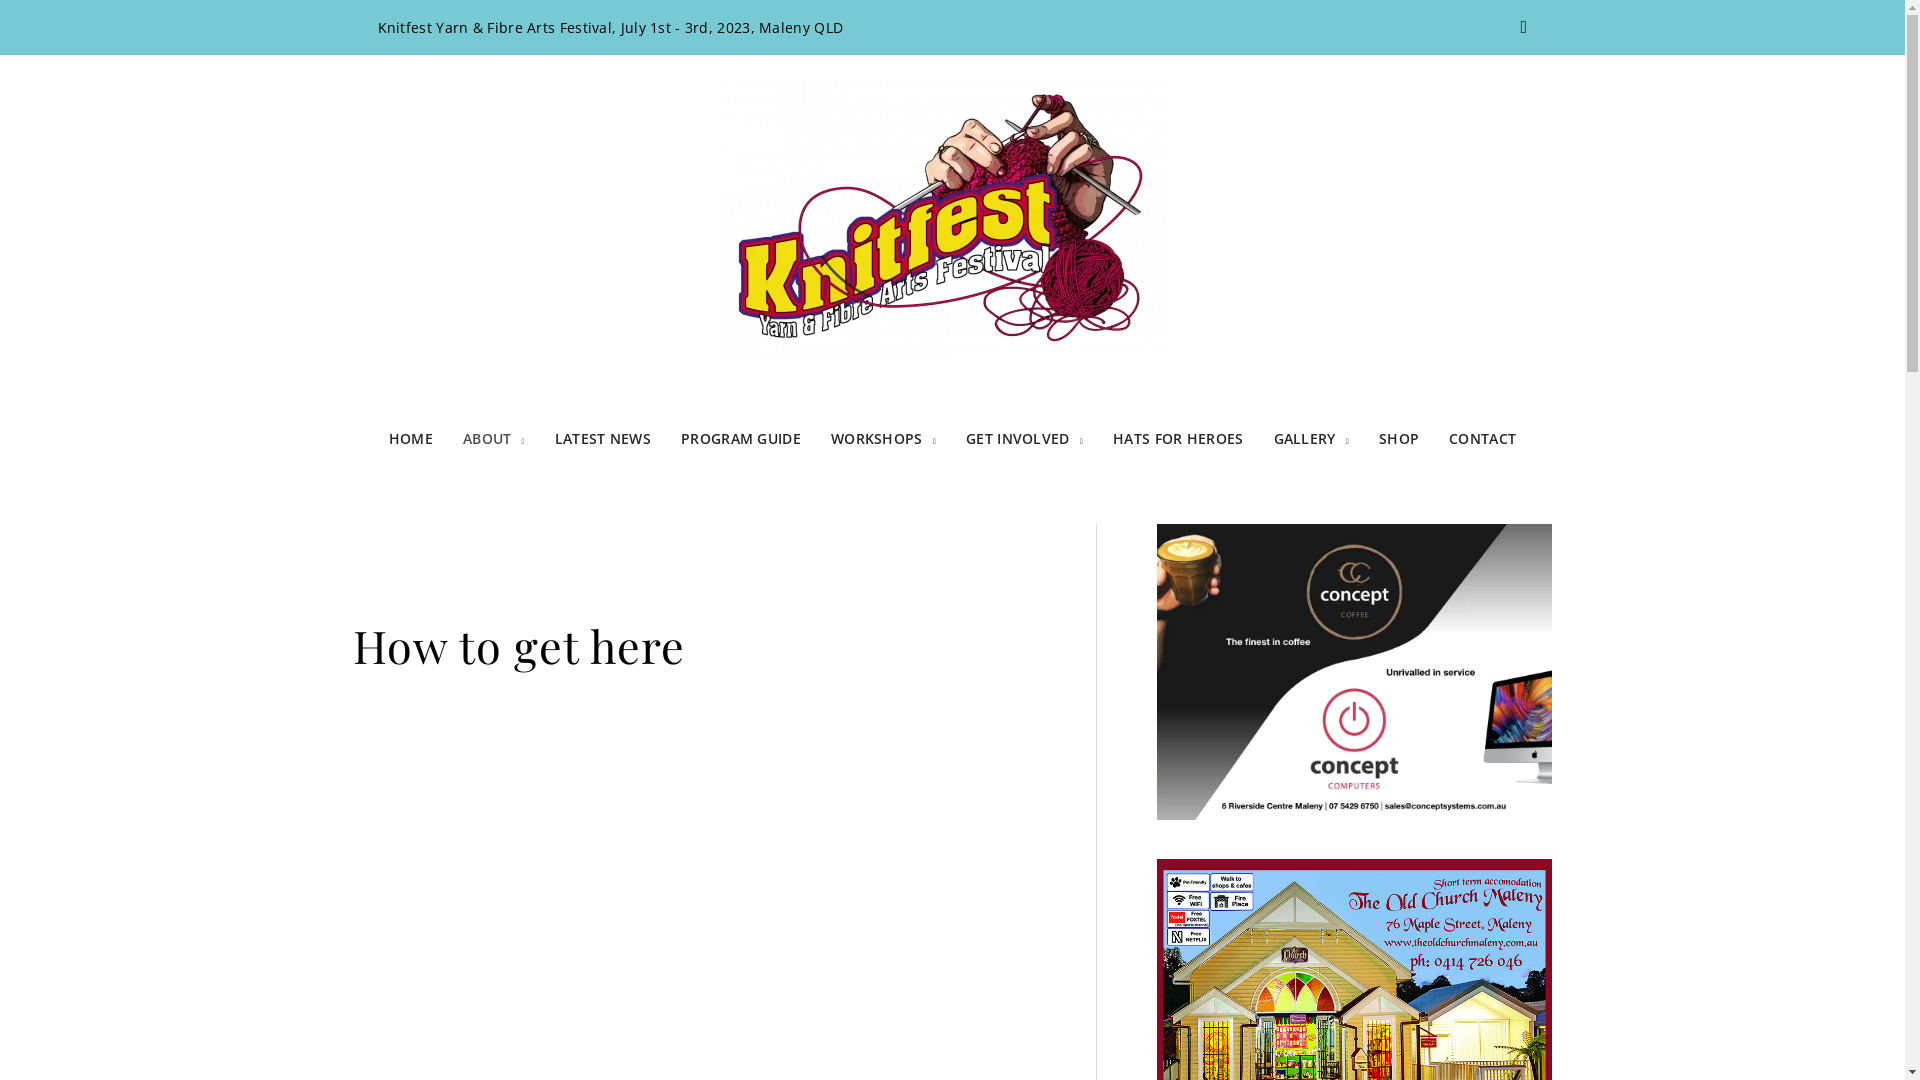 The width and height of the screenshot is (1920, 1080). Describe the element at coordinates (410, 438) in the screenshot. I see `'HOME'` at that location.